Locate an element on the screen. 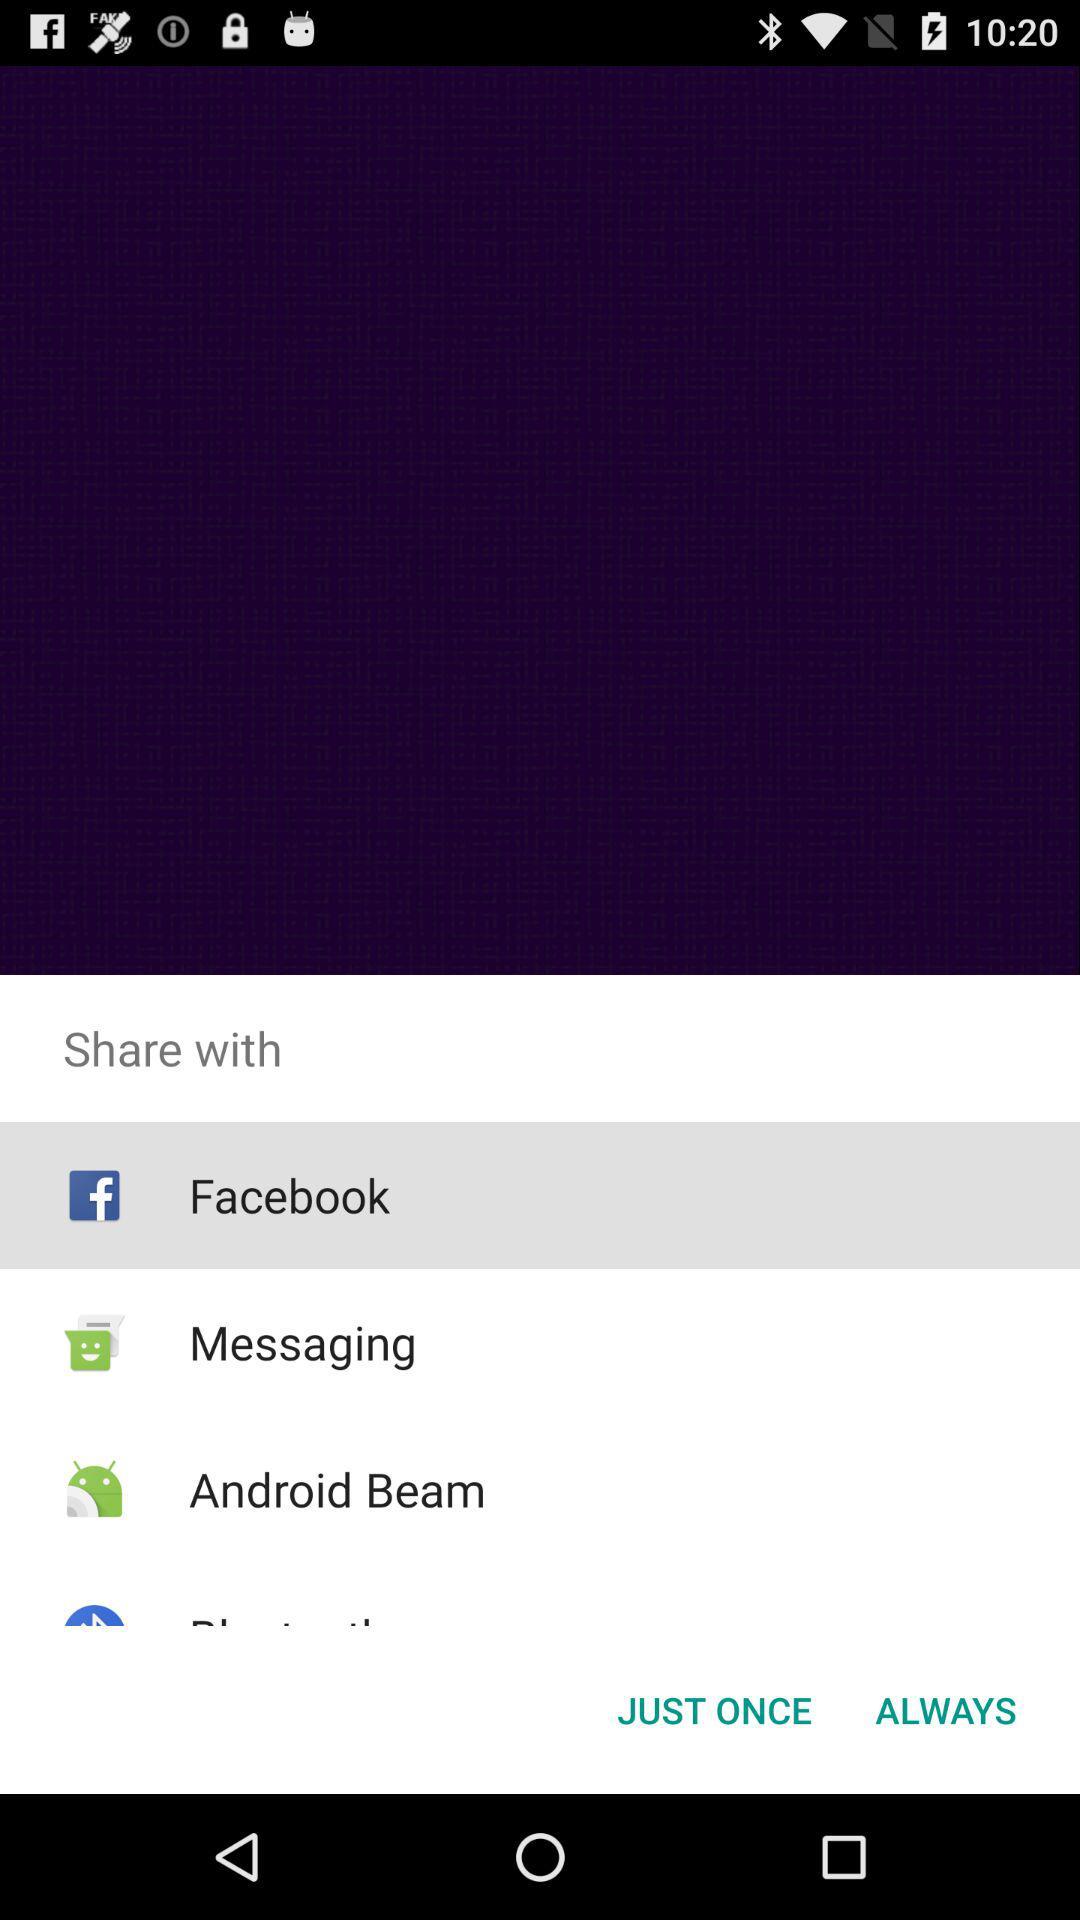 Image resolution: width=1080 pixels, height=1920 pixels. button to the left of the always is located at coordinates (713, 1708).